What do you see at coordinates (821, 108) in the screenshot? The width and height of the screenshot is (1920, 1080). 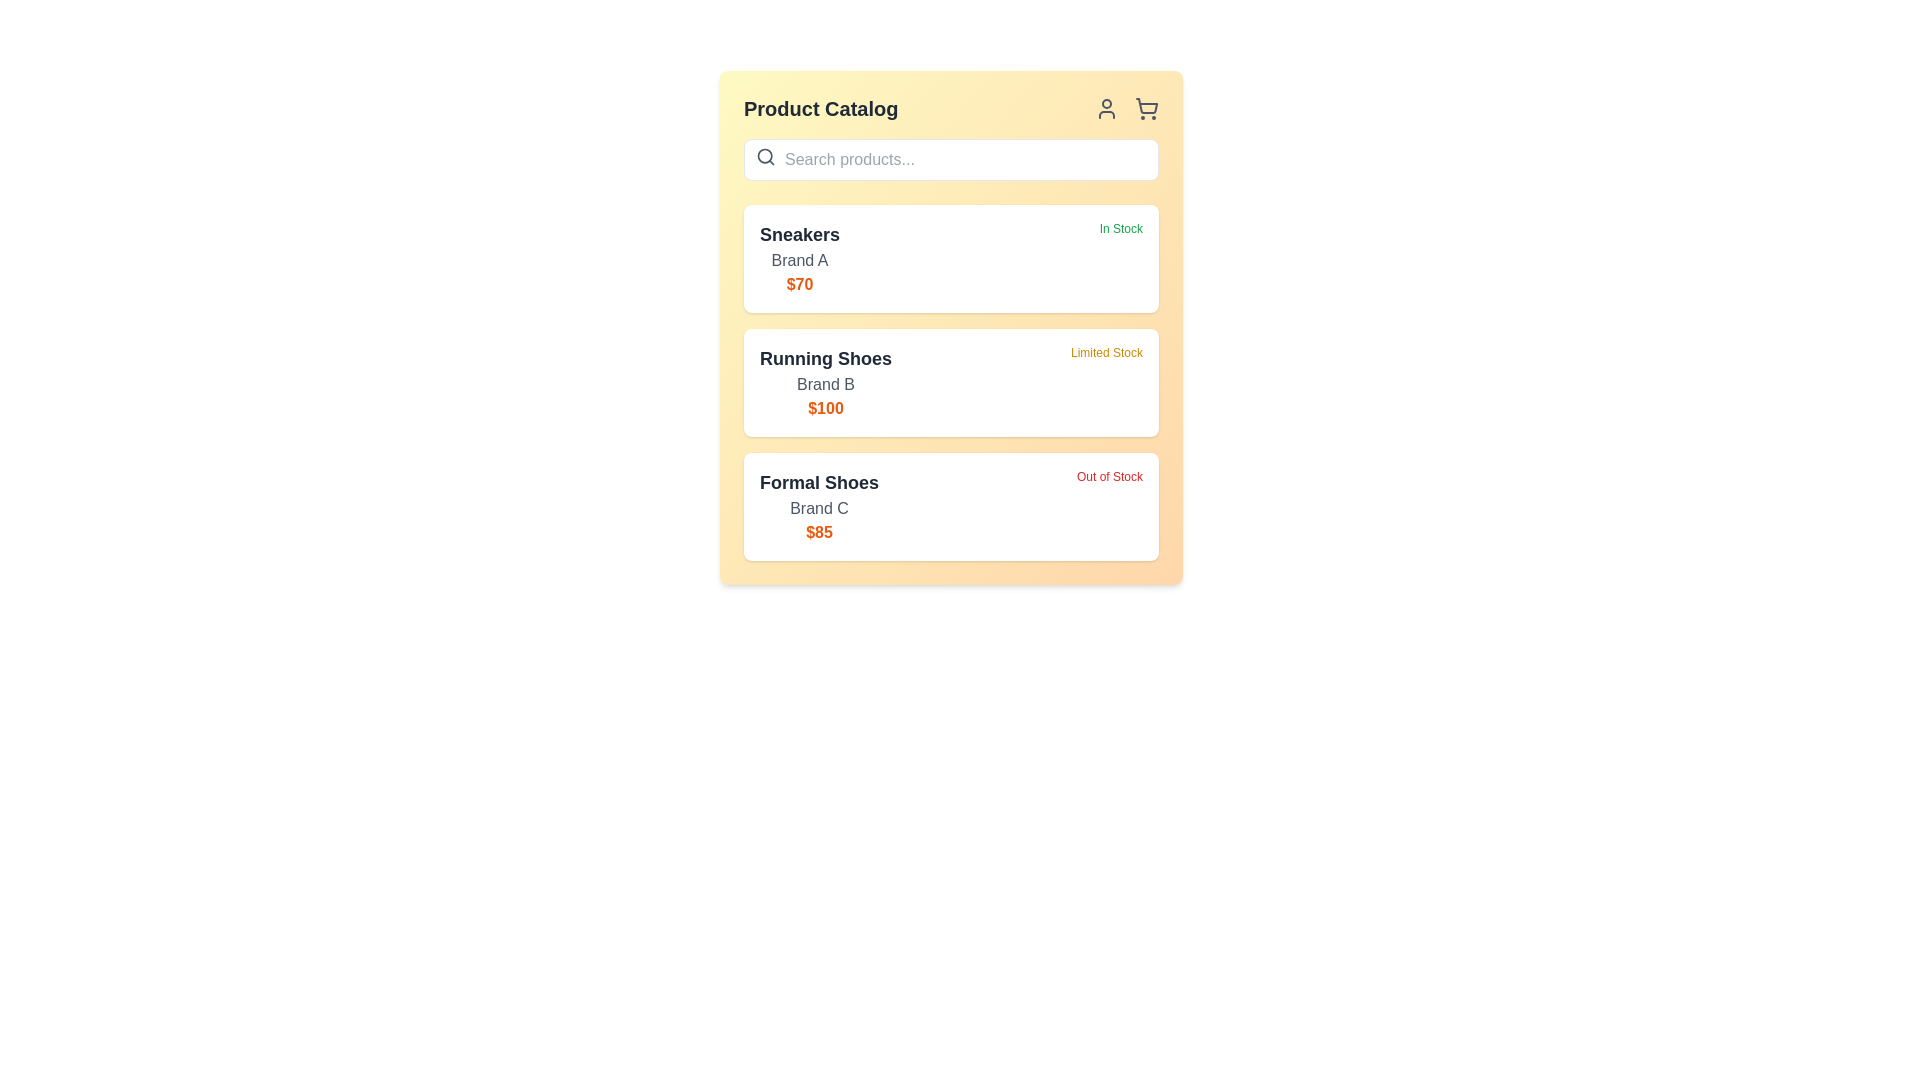 I see `the header text displaying 'Product Catalog', which is a bold, large gray font located at the top-left corner of the content area, directly above the search bar` at bounding box center [821, 108].